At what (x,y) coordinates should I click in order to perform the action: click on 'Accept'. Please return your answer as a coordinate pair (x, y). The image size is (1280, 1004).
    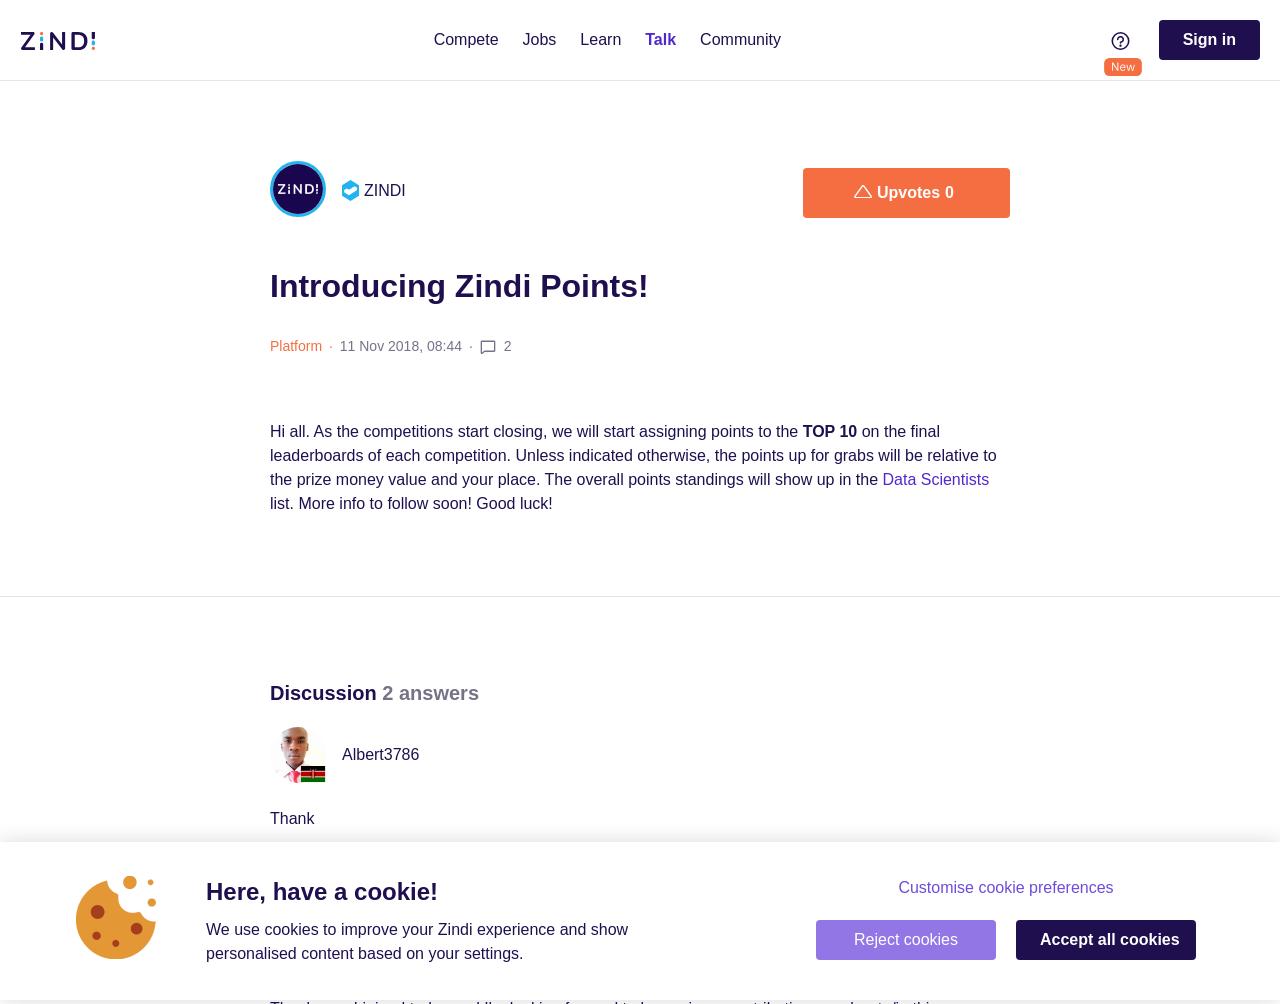
    Looking at the image, I should click on (1067, 938).